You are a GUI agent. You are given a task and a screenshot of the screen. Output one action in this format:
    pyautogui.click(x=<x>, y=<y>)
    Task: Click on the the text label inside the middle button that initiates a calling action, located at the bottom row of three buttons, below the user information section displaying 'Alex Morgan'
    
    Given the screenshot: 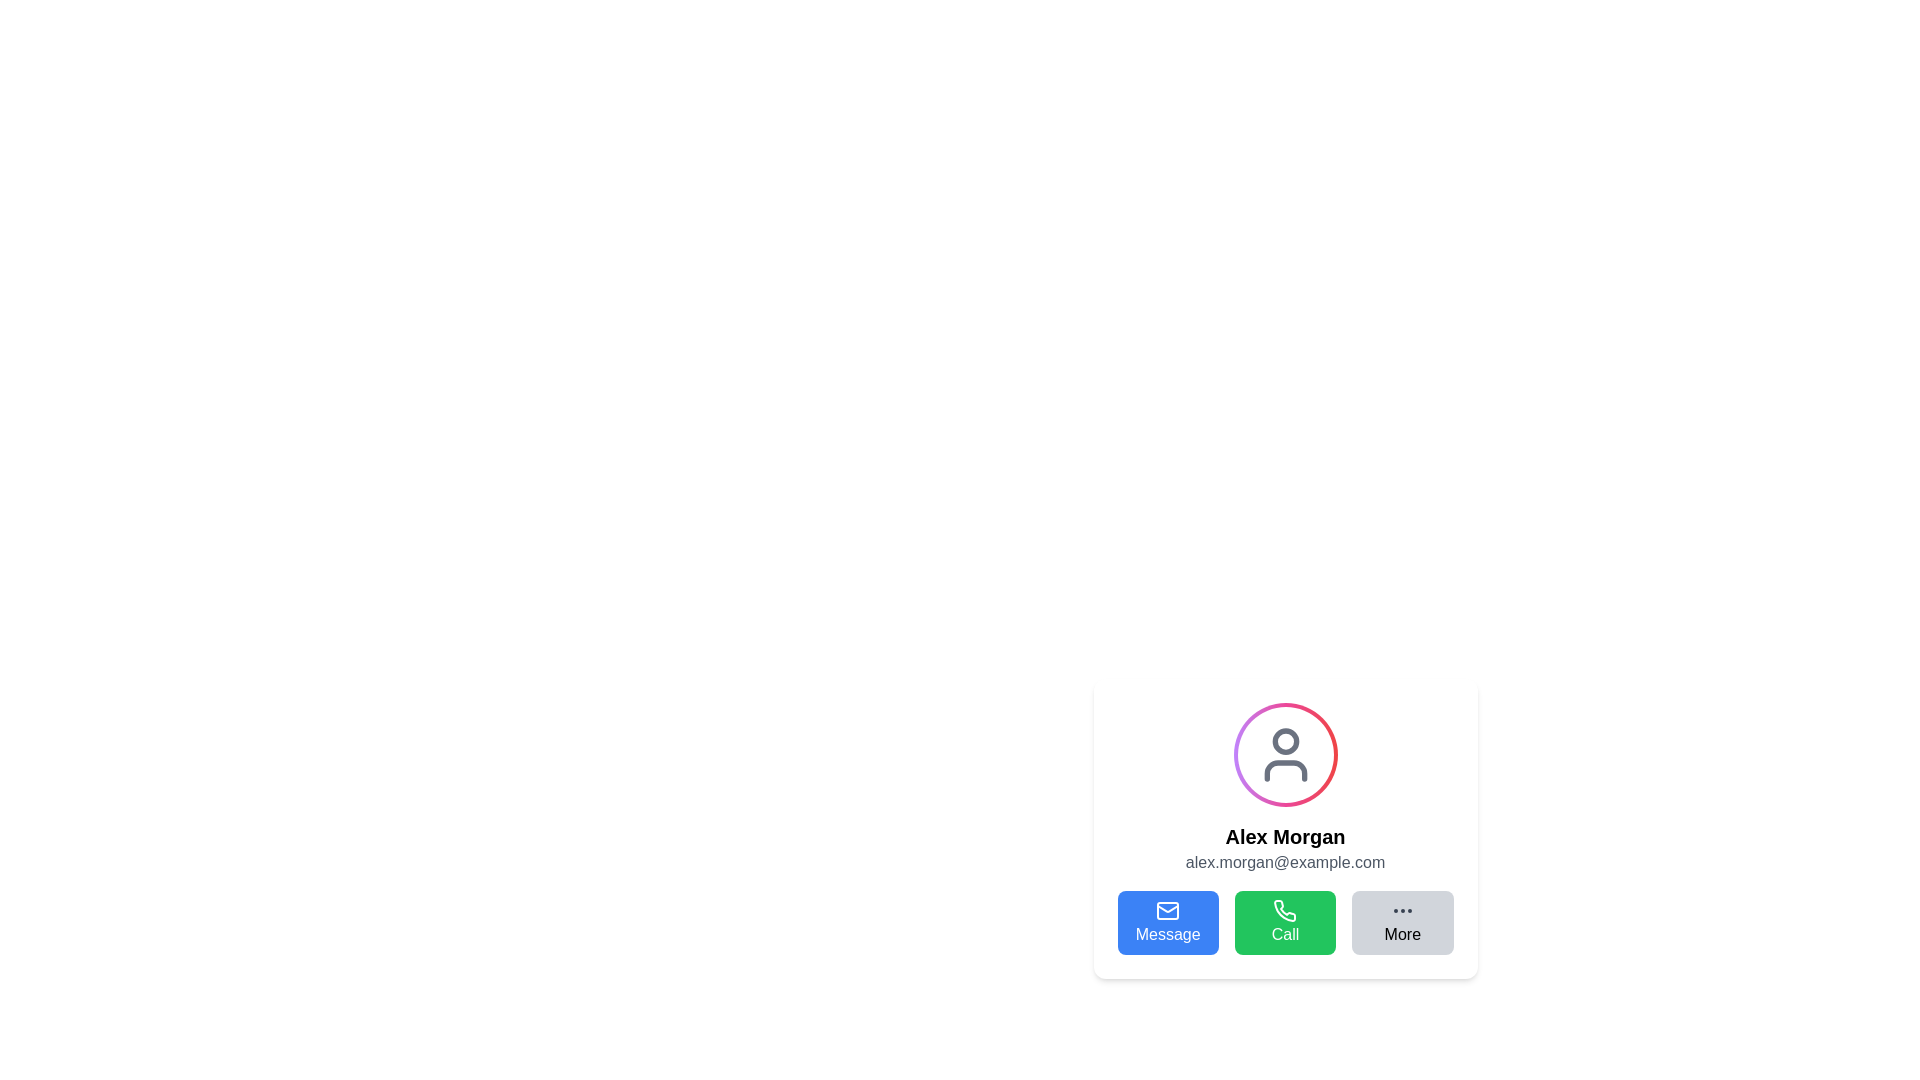 What is the action you would take?
    pyautogui.click(x=1285, y=934)
    